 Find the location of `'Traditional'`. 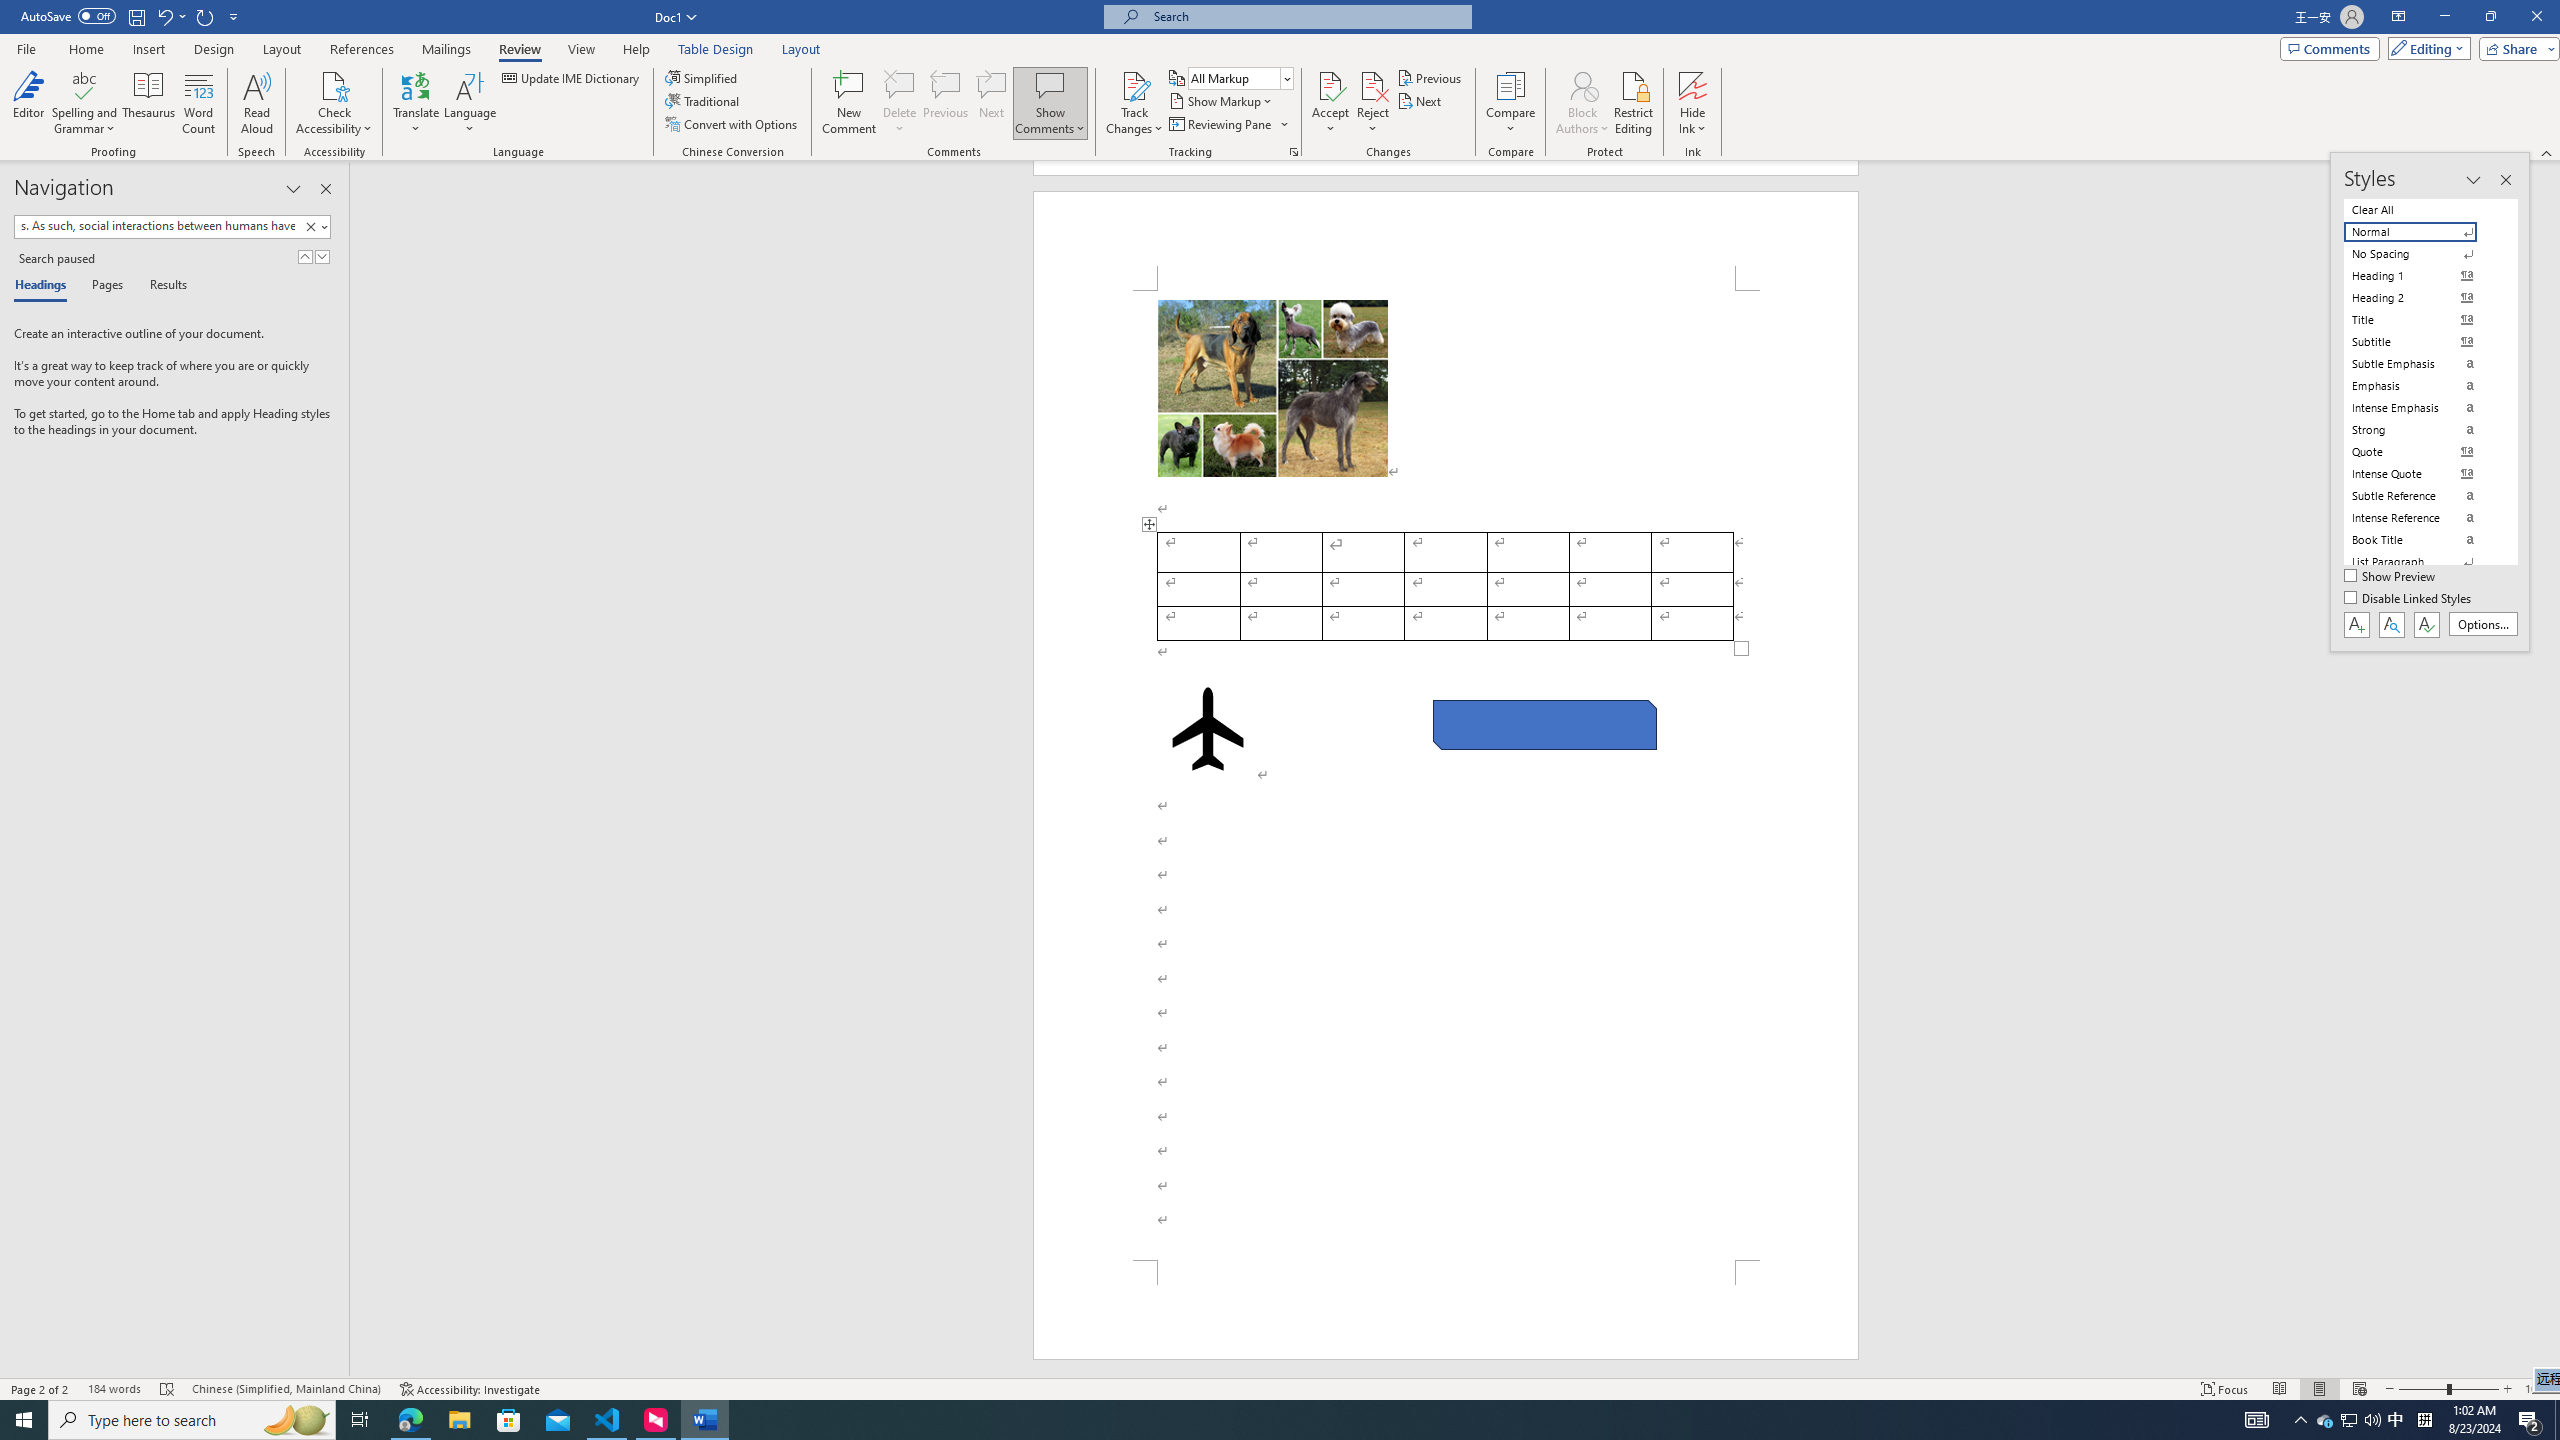

'Traditional' is located at coordinates (704, 99).